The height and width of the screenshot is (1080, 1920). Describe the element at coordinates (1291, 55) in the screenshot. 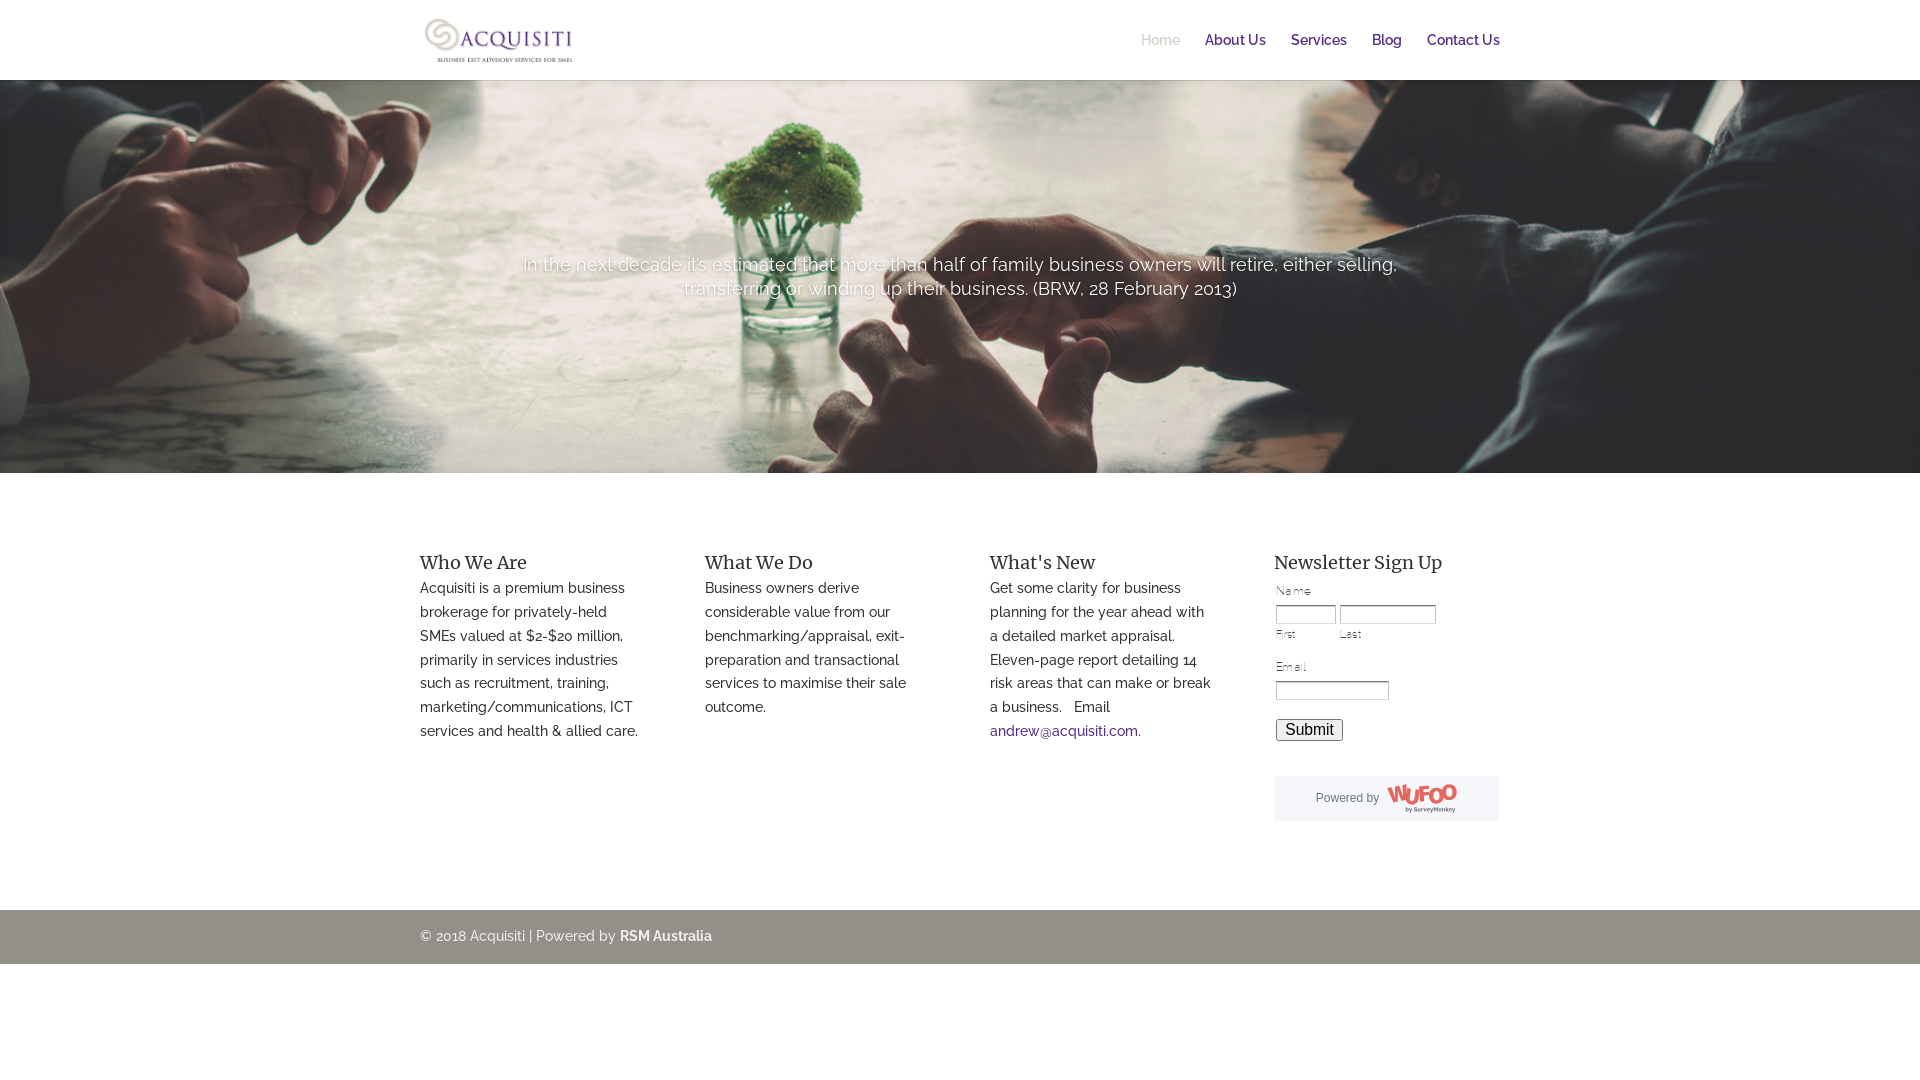

I see `'Services'` at that location.